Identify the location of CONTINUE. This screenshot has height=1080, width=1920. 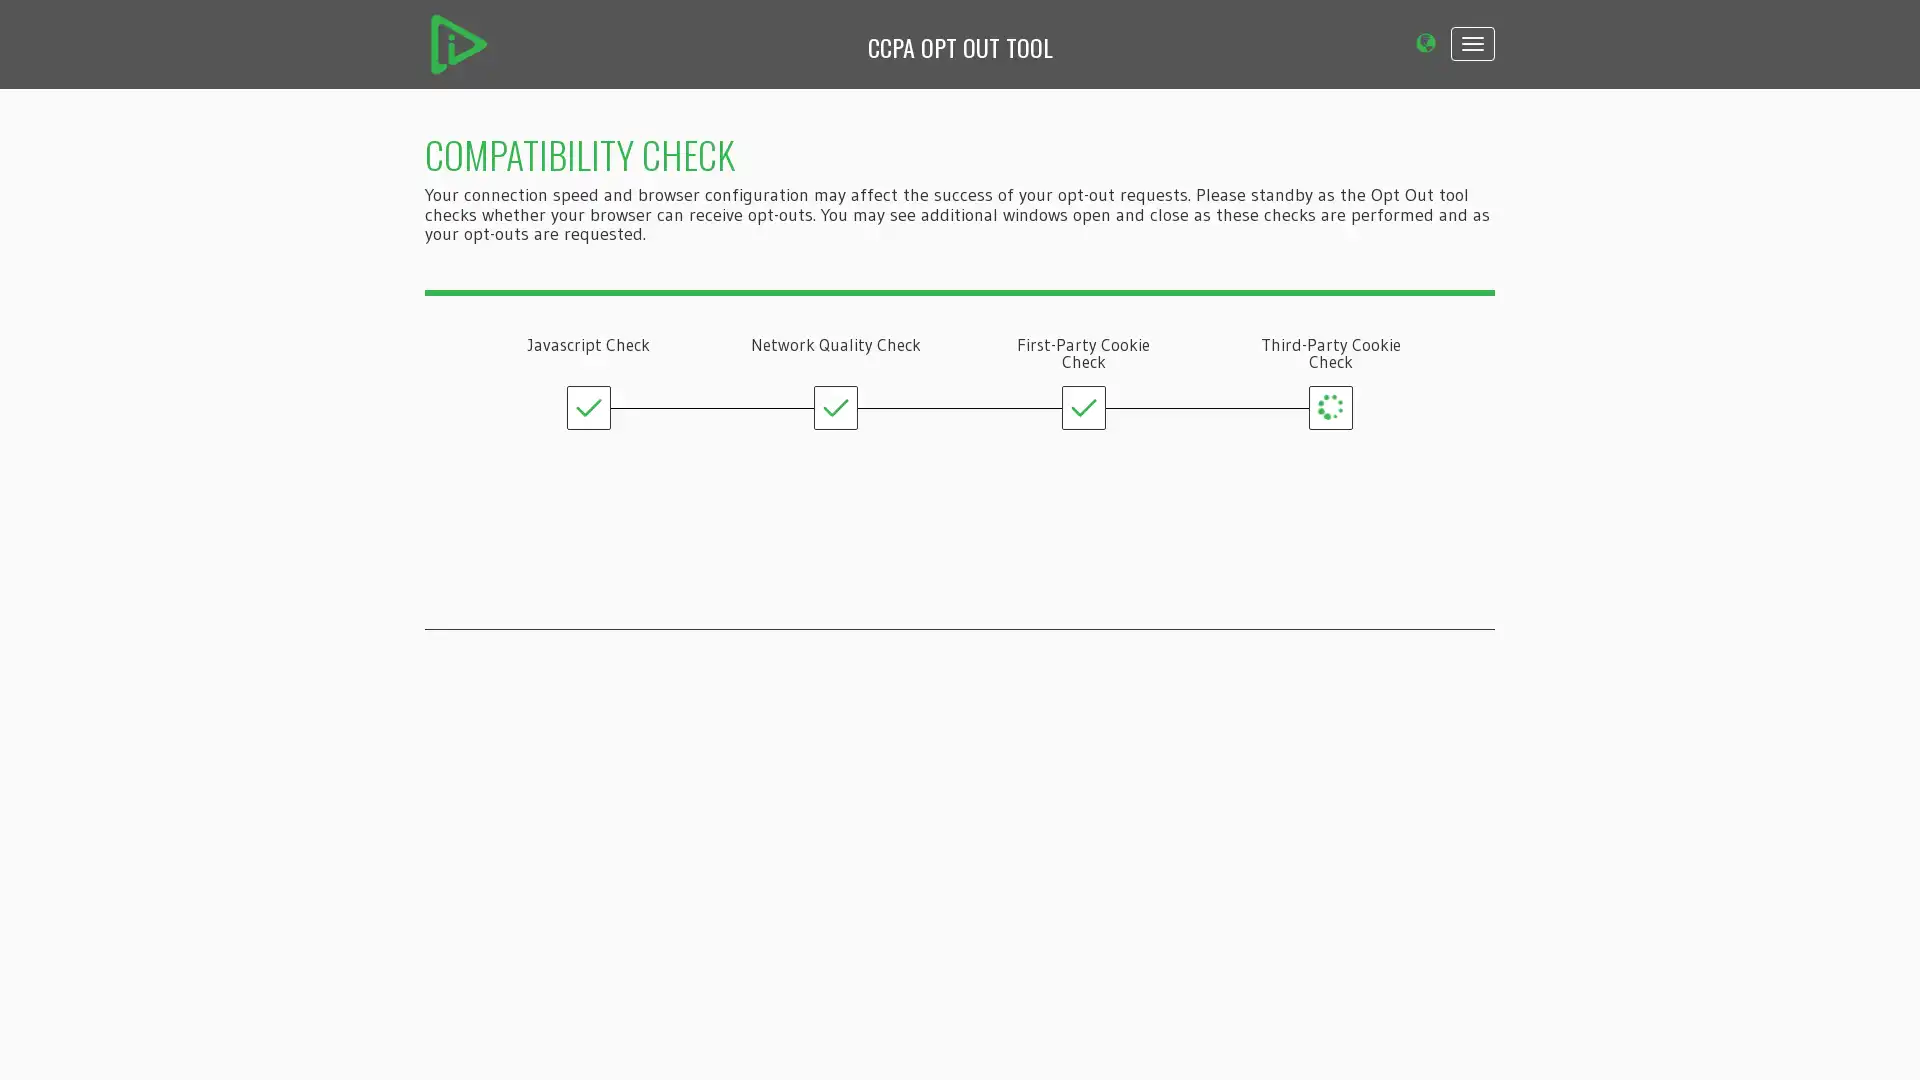
(752, 611).